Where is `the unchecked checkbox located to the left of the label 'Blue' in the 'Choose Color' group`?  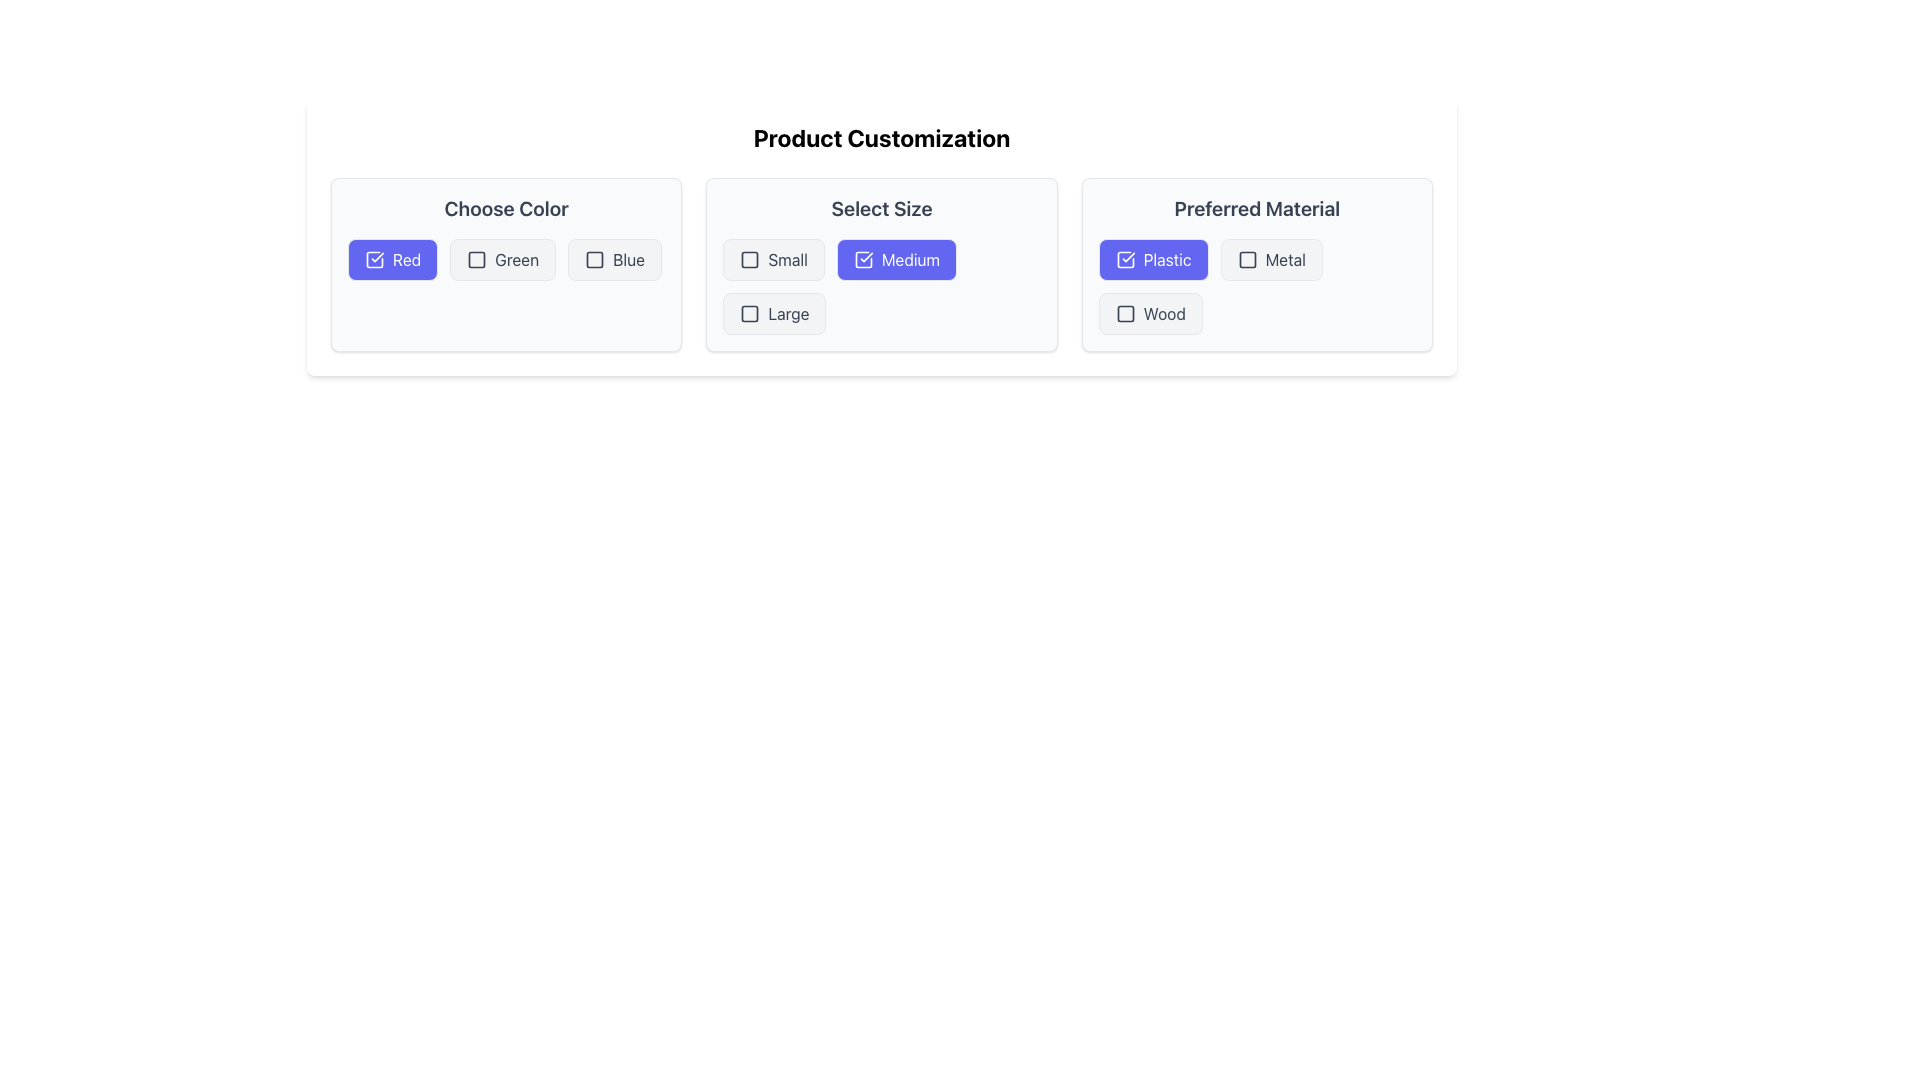
the unchecked checkbox located to the left of the label 'Blue' in the 'Choose Color' group is located at coordinates (594, 258).